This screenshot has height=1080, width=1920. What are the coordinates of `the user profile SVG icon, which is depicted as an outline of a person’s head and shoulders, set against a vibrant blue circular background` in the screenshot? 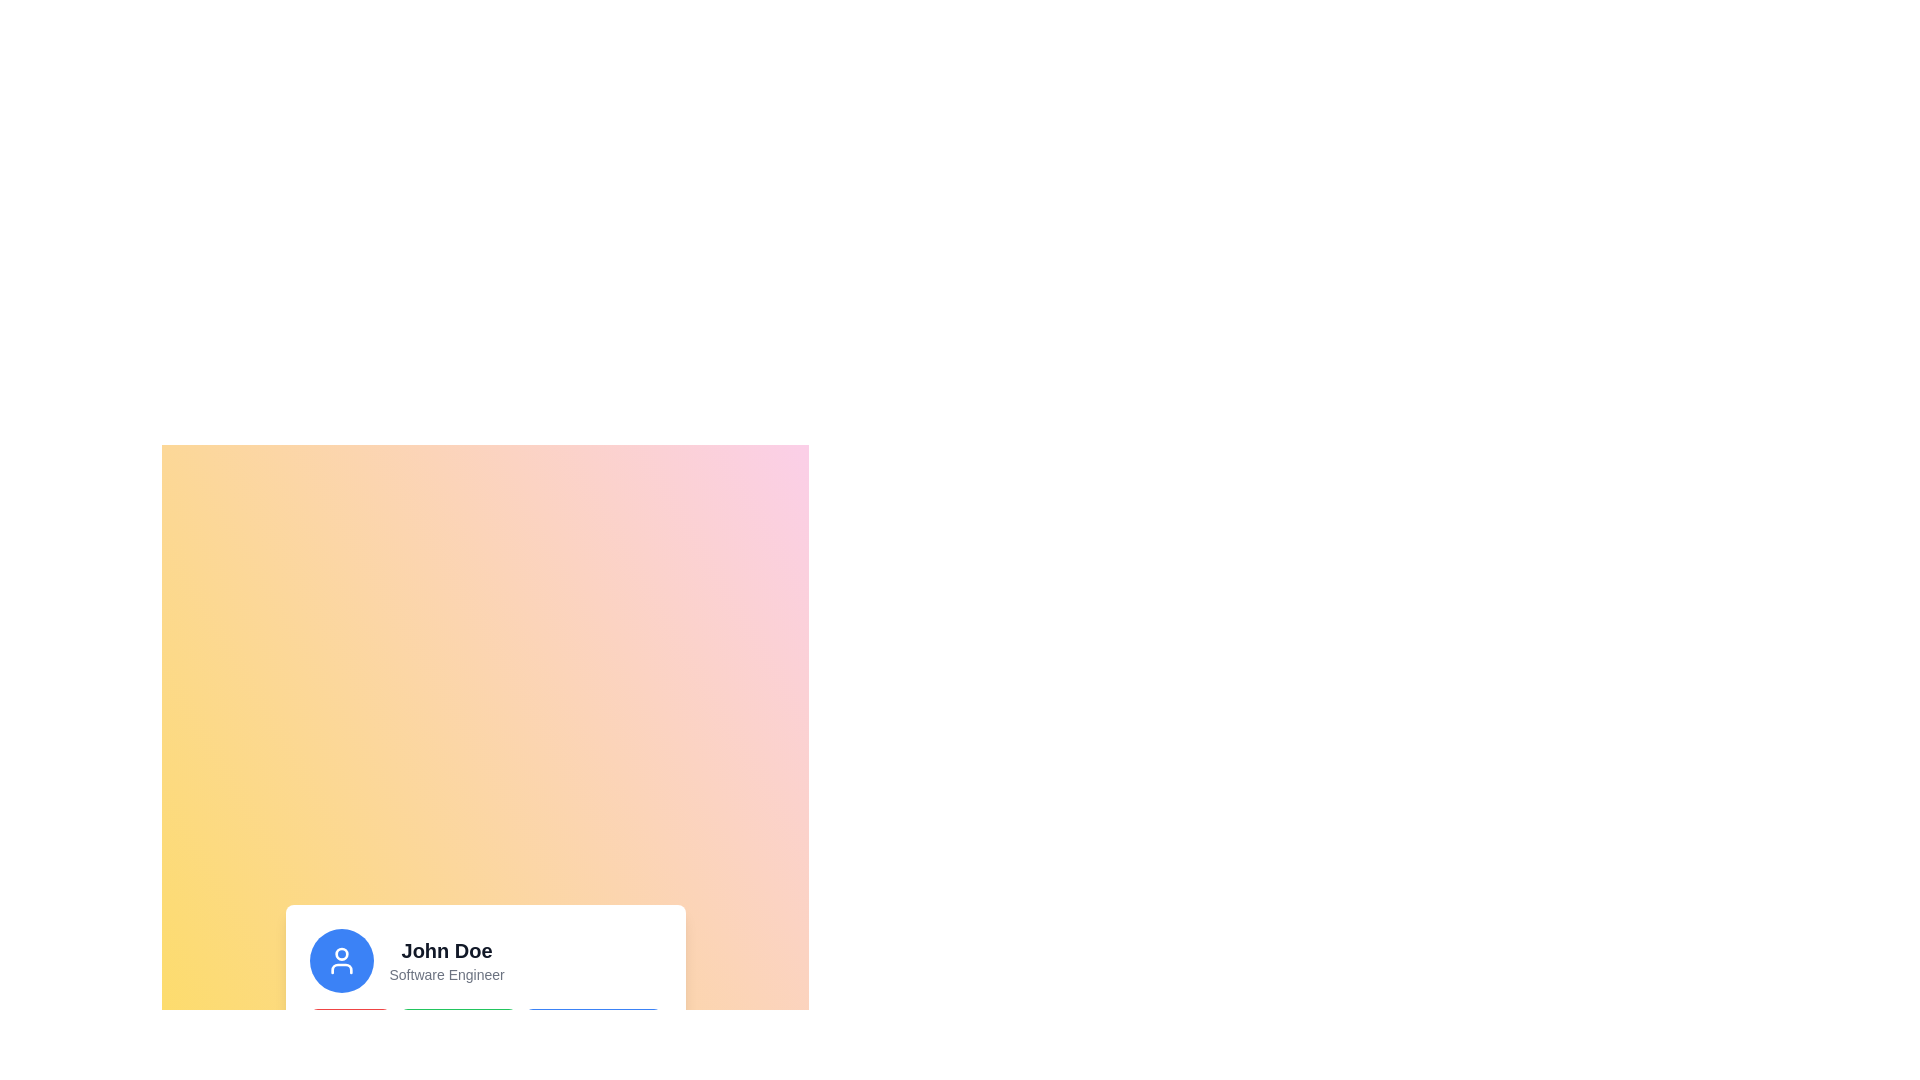 It's located at (341, 959).